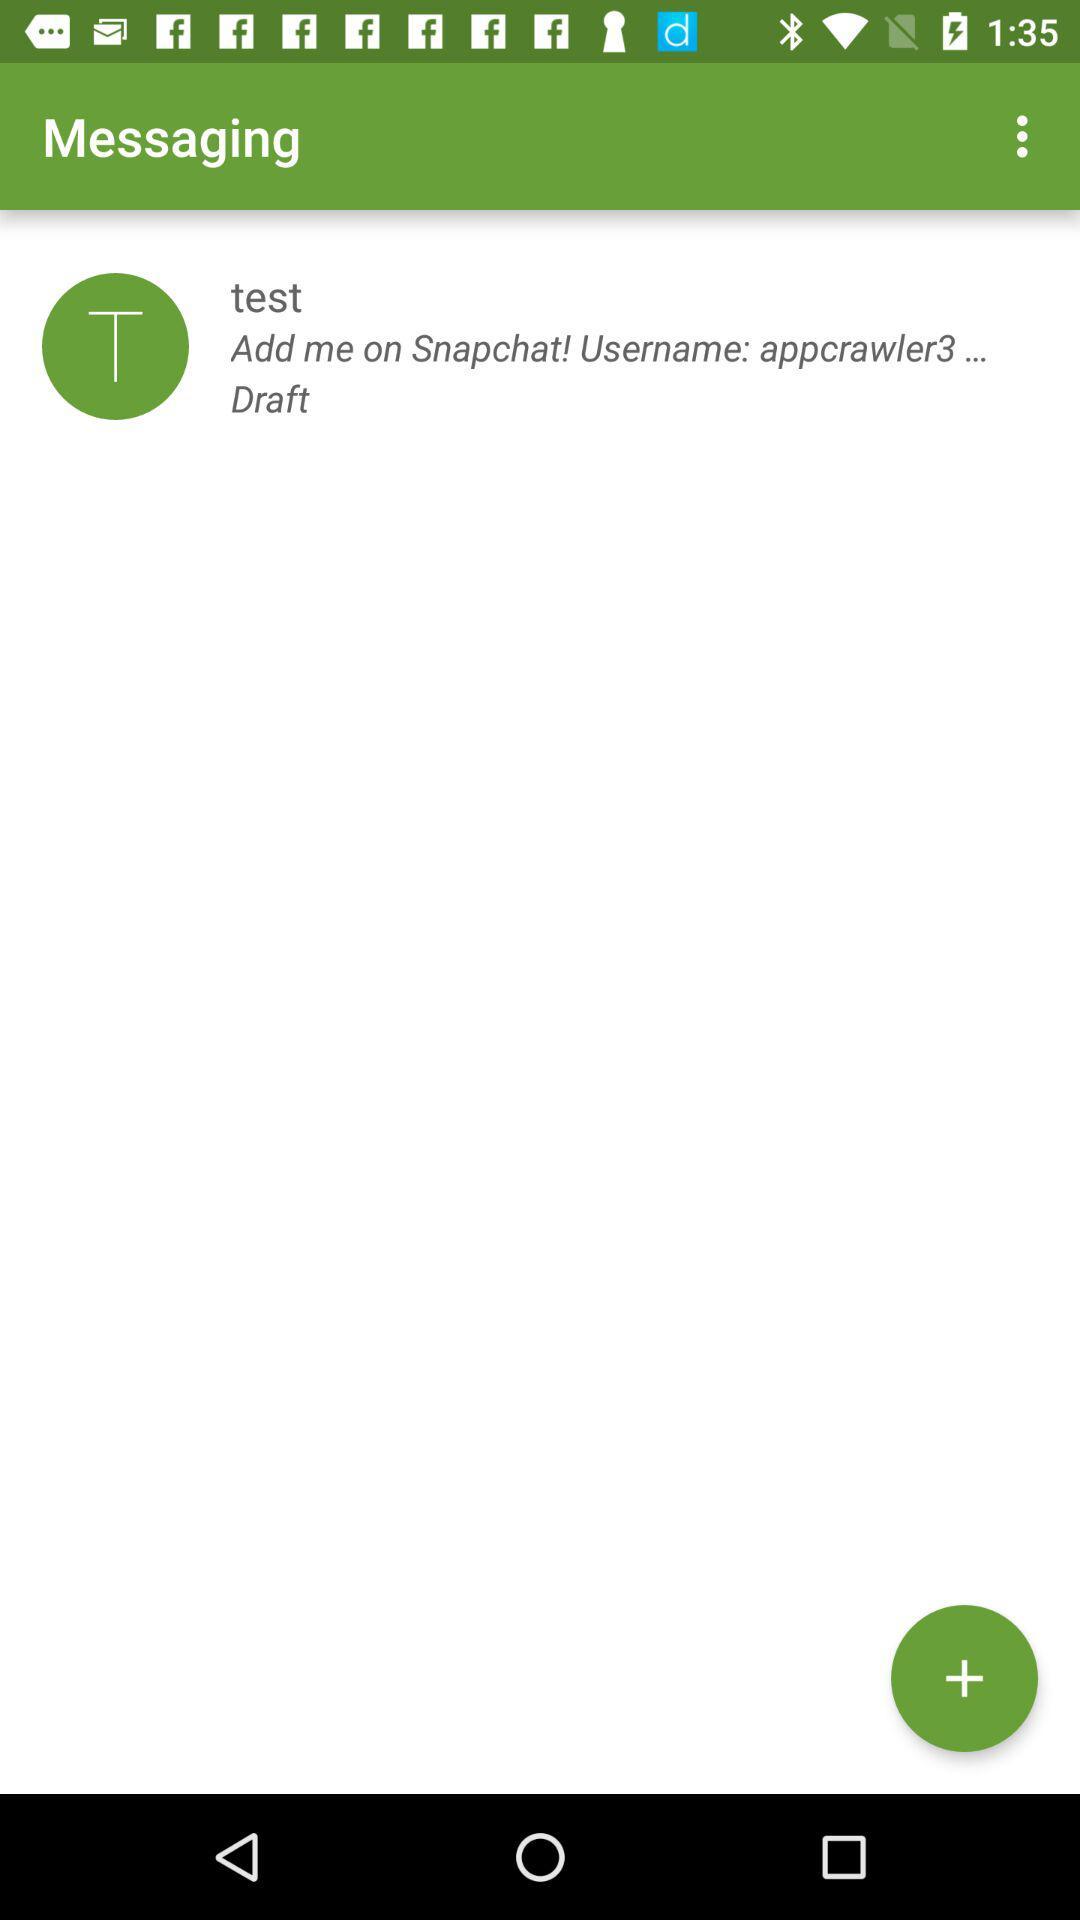 The height and width of the screenshot is (1920, 1080). What do you see at coordinates (963, 1678) in the screenshot?
I see `the add icon` at bounding box center [963, 1678].